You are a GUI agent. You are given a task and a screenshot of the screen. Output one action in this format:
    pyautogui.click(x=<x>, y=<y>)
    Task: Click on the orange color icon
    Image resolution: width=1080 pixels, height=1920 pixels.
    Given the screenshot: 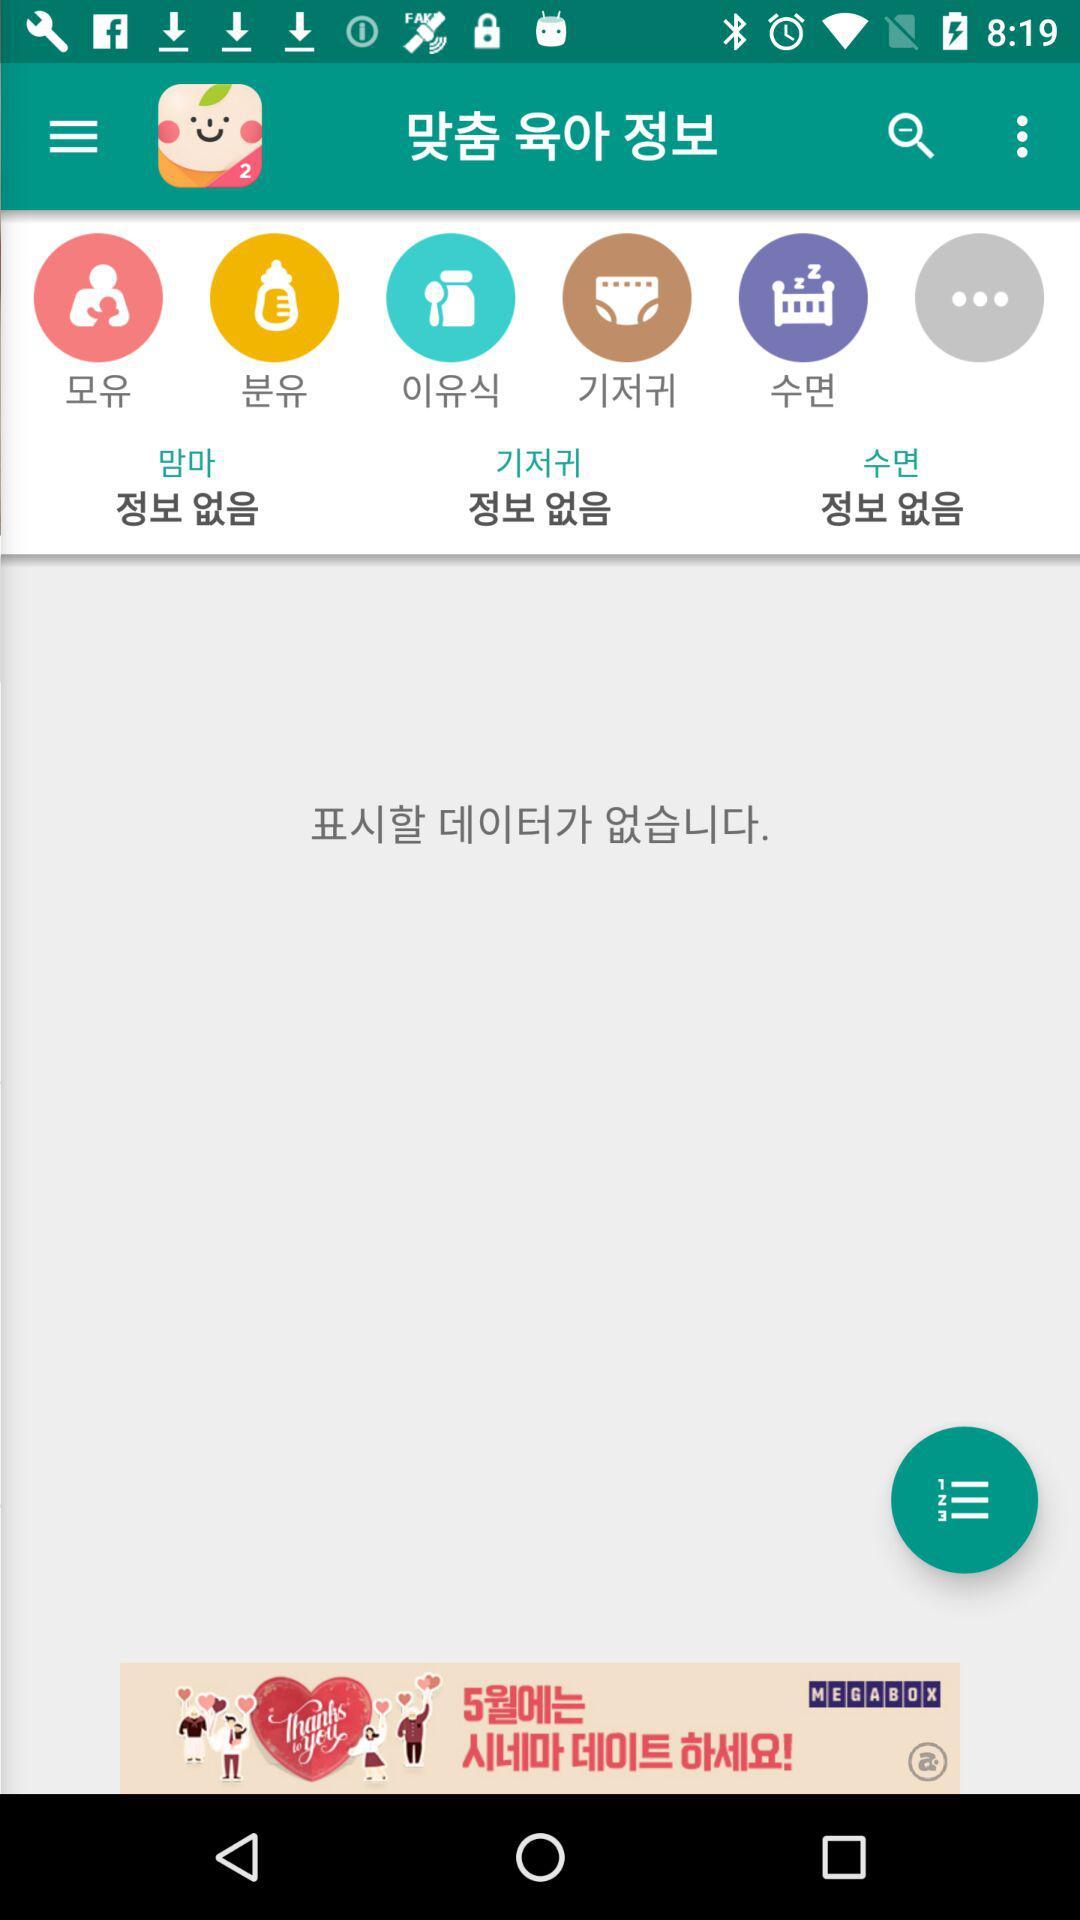 What is the action you would take?
    pyautogui.click(x=98, y=296)
    